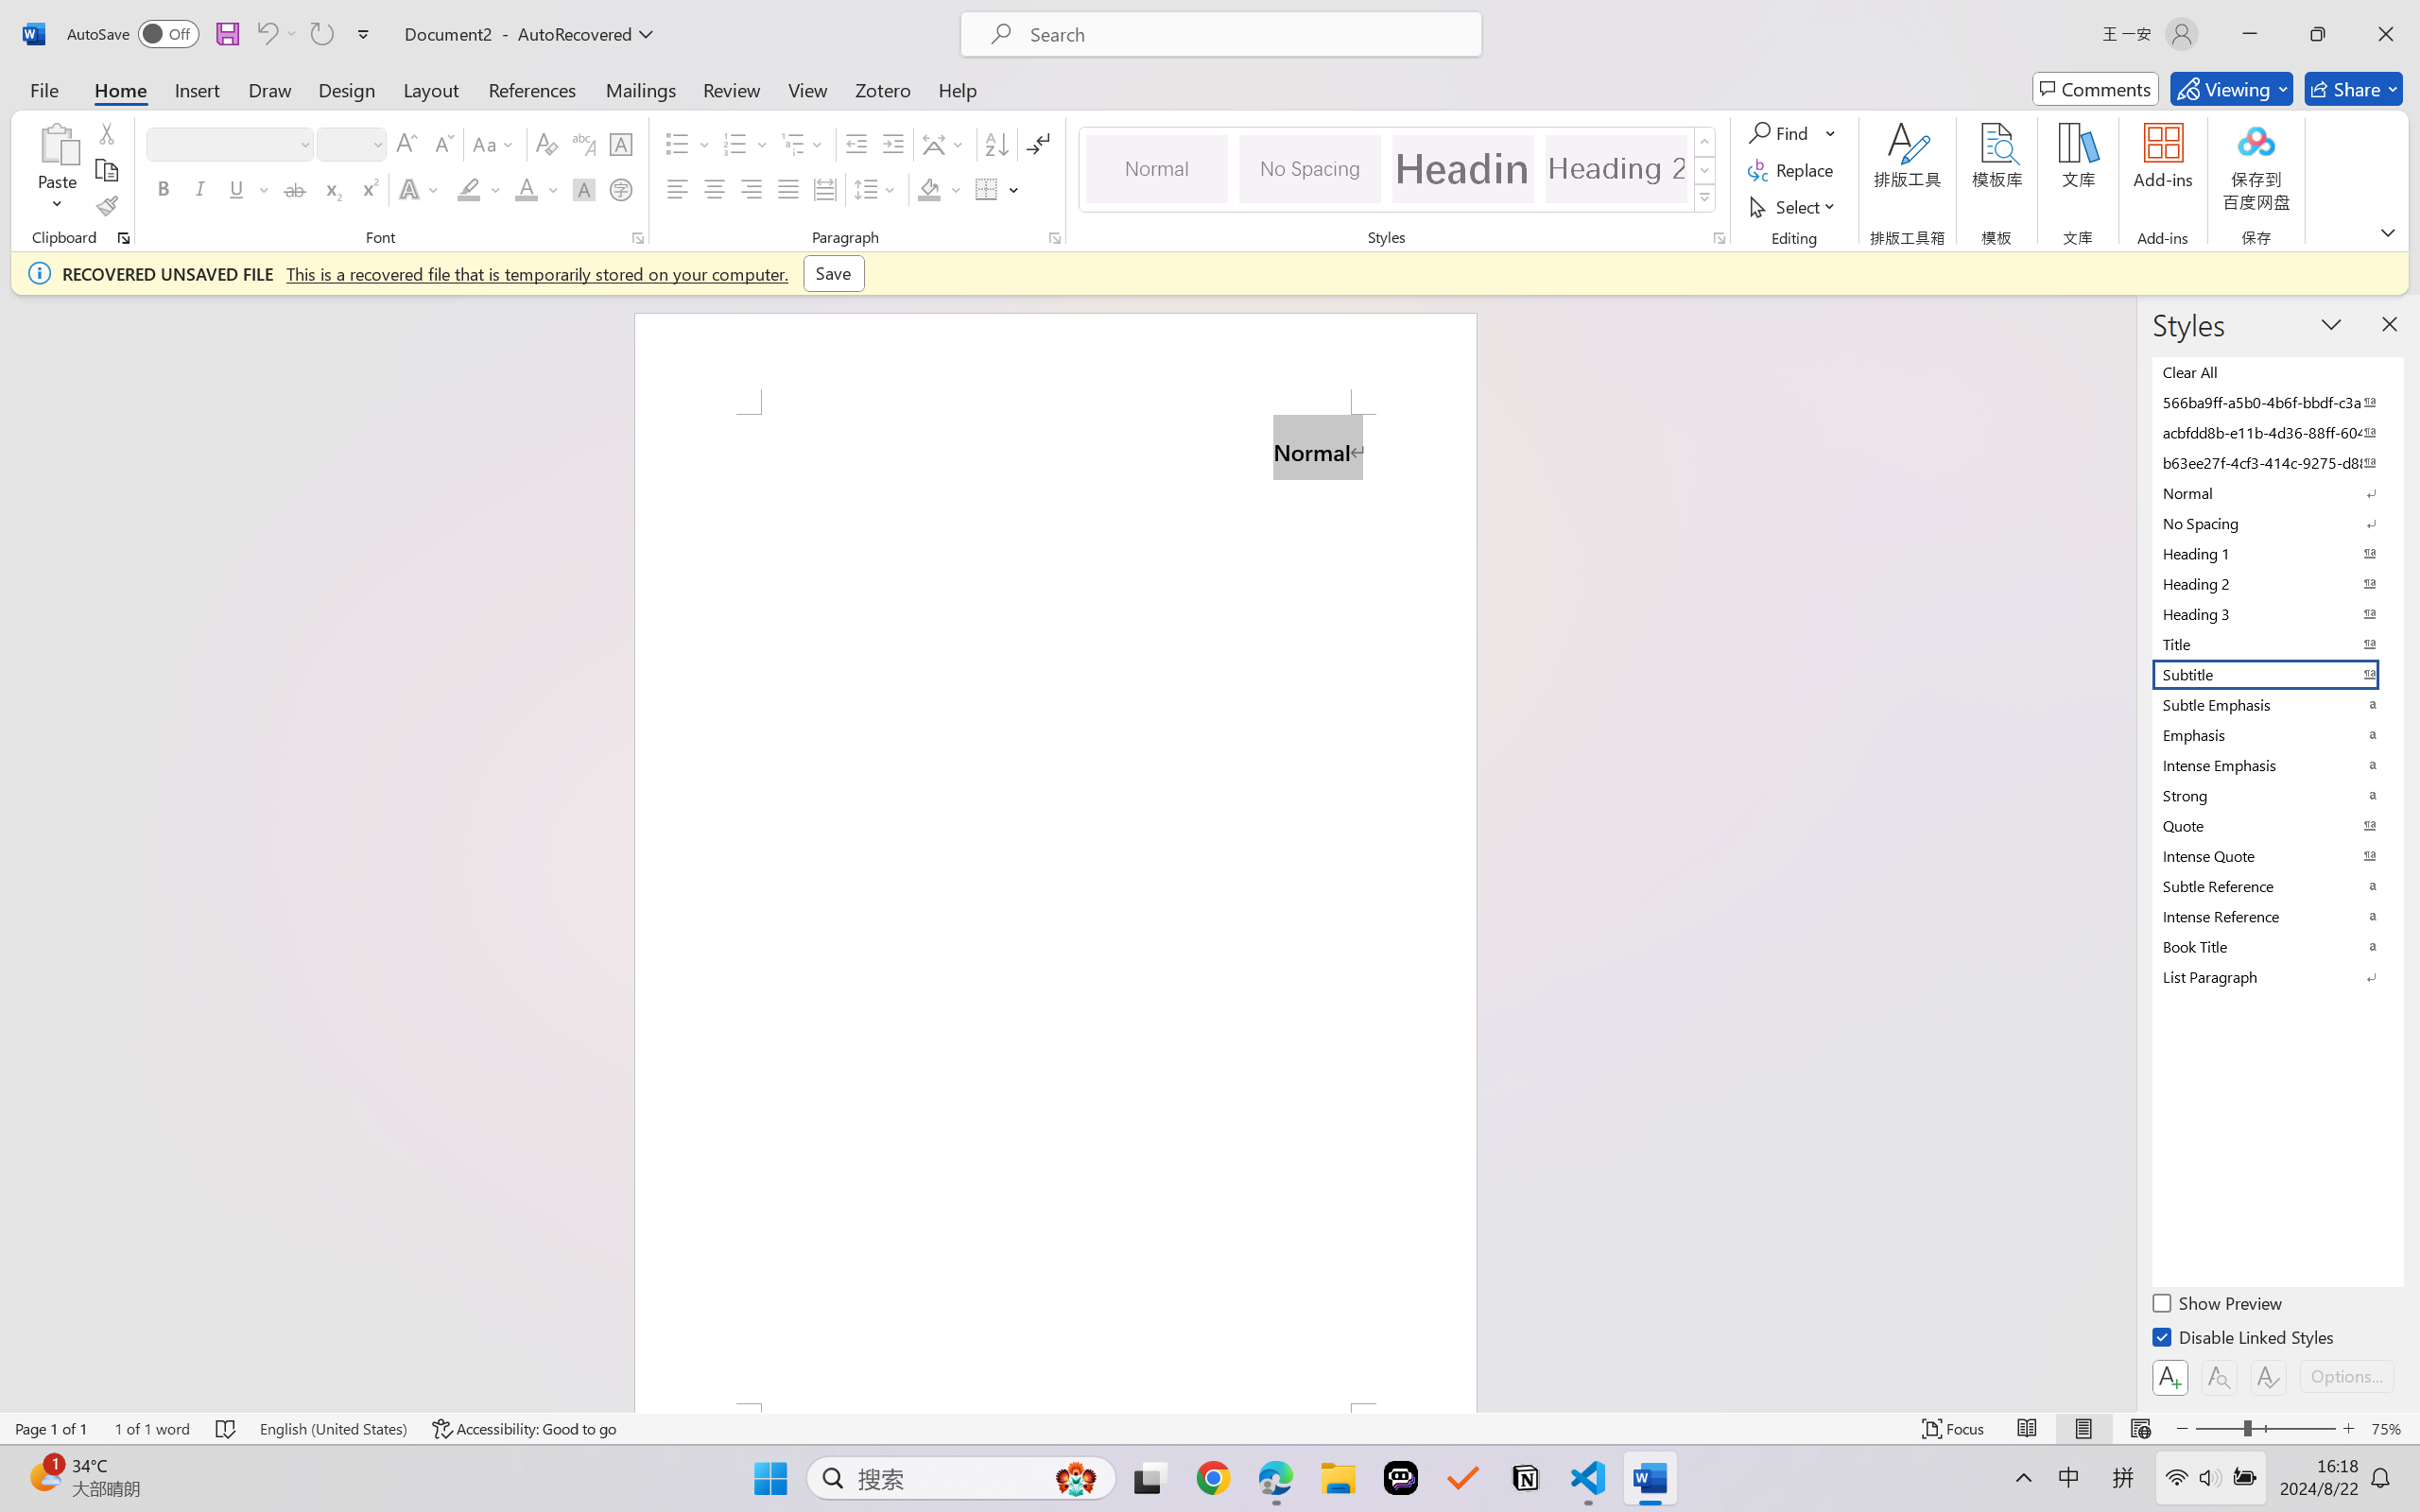  I want to click on 'Decrease Indent', so click(856, 144).